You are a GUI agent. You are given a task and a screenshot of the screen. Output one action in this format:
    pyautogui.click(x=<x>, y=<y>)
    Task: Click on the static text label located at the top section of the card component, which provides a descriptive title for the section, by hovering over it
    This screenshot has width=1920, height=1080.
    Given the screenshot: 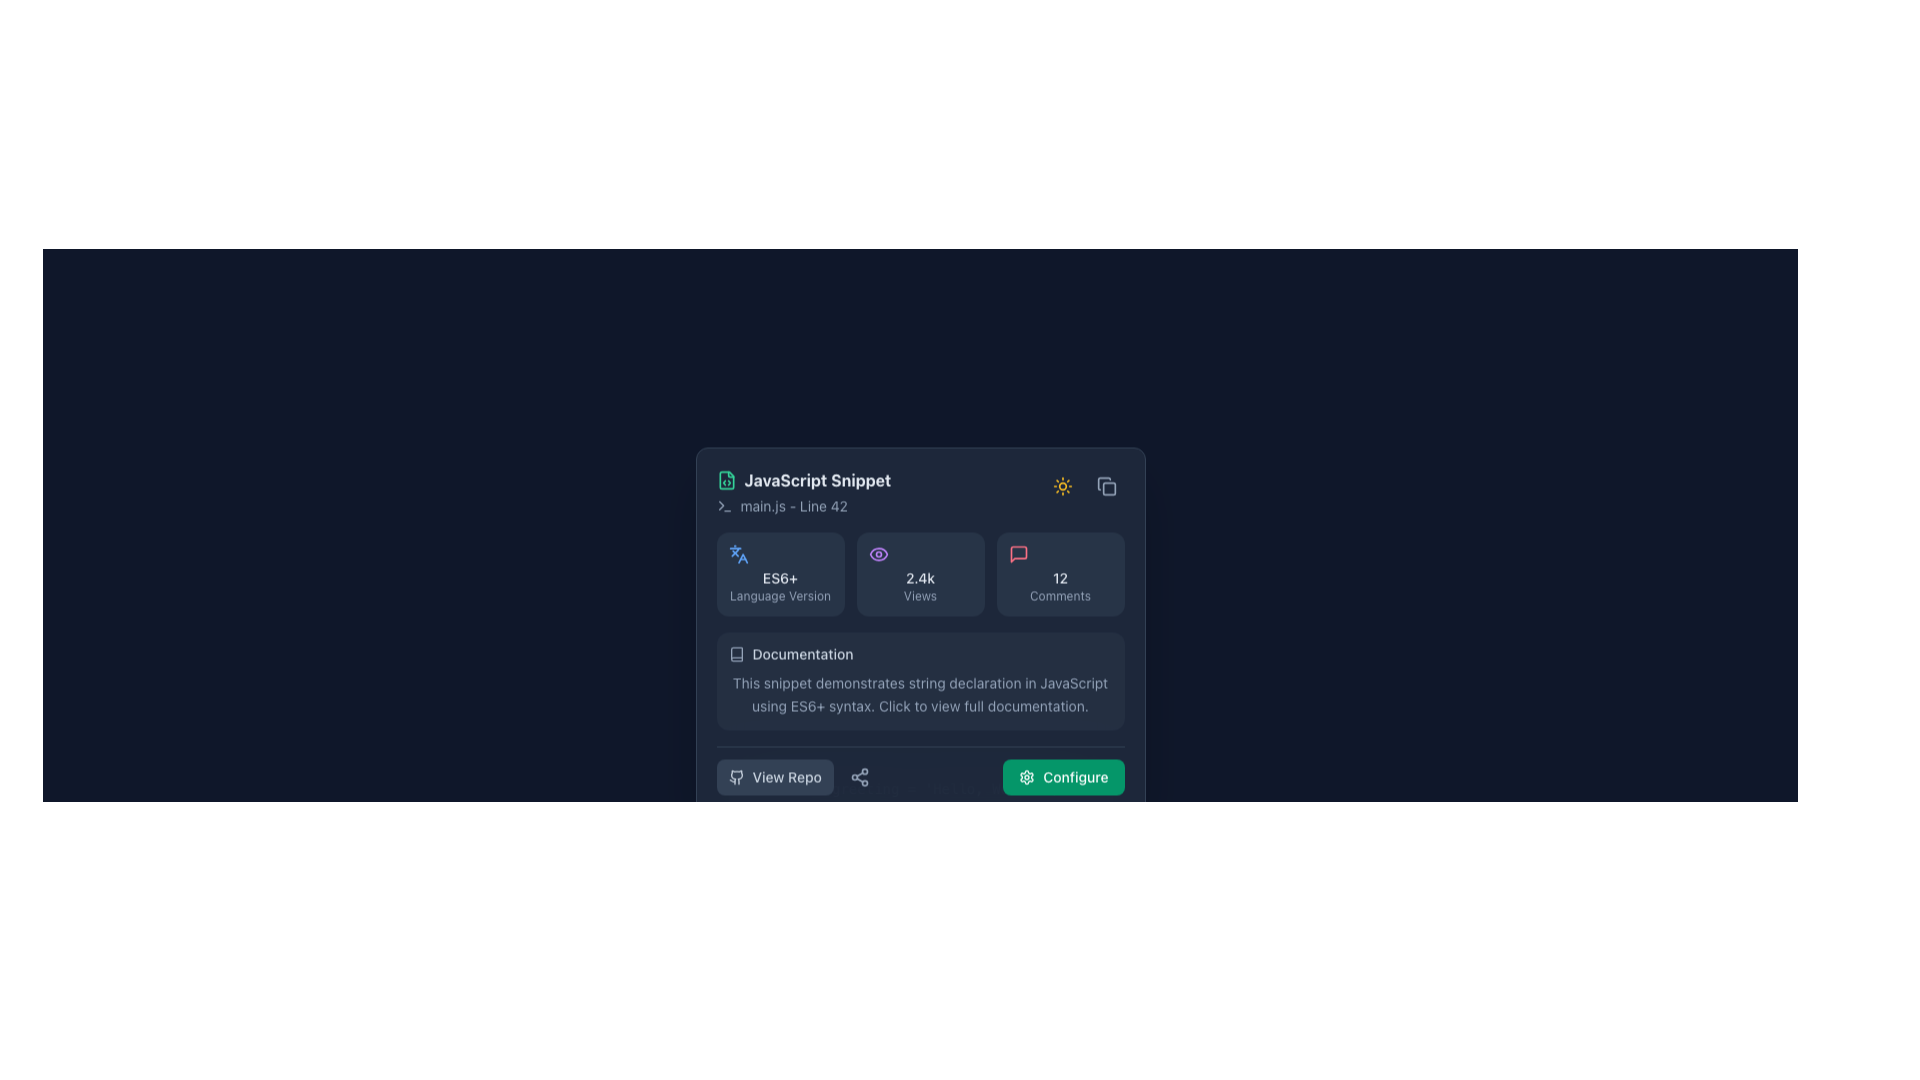 What is the action you would take?
    pyautogui.click(x=817, y=480)
    